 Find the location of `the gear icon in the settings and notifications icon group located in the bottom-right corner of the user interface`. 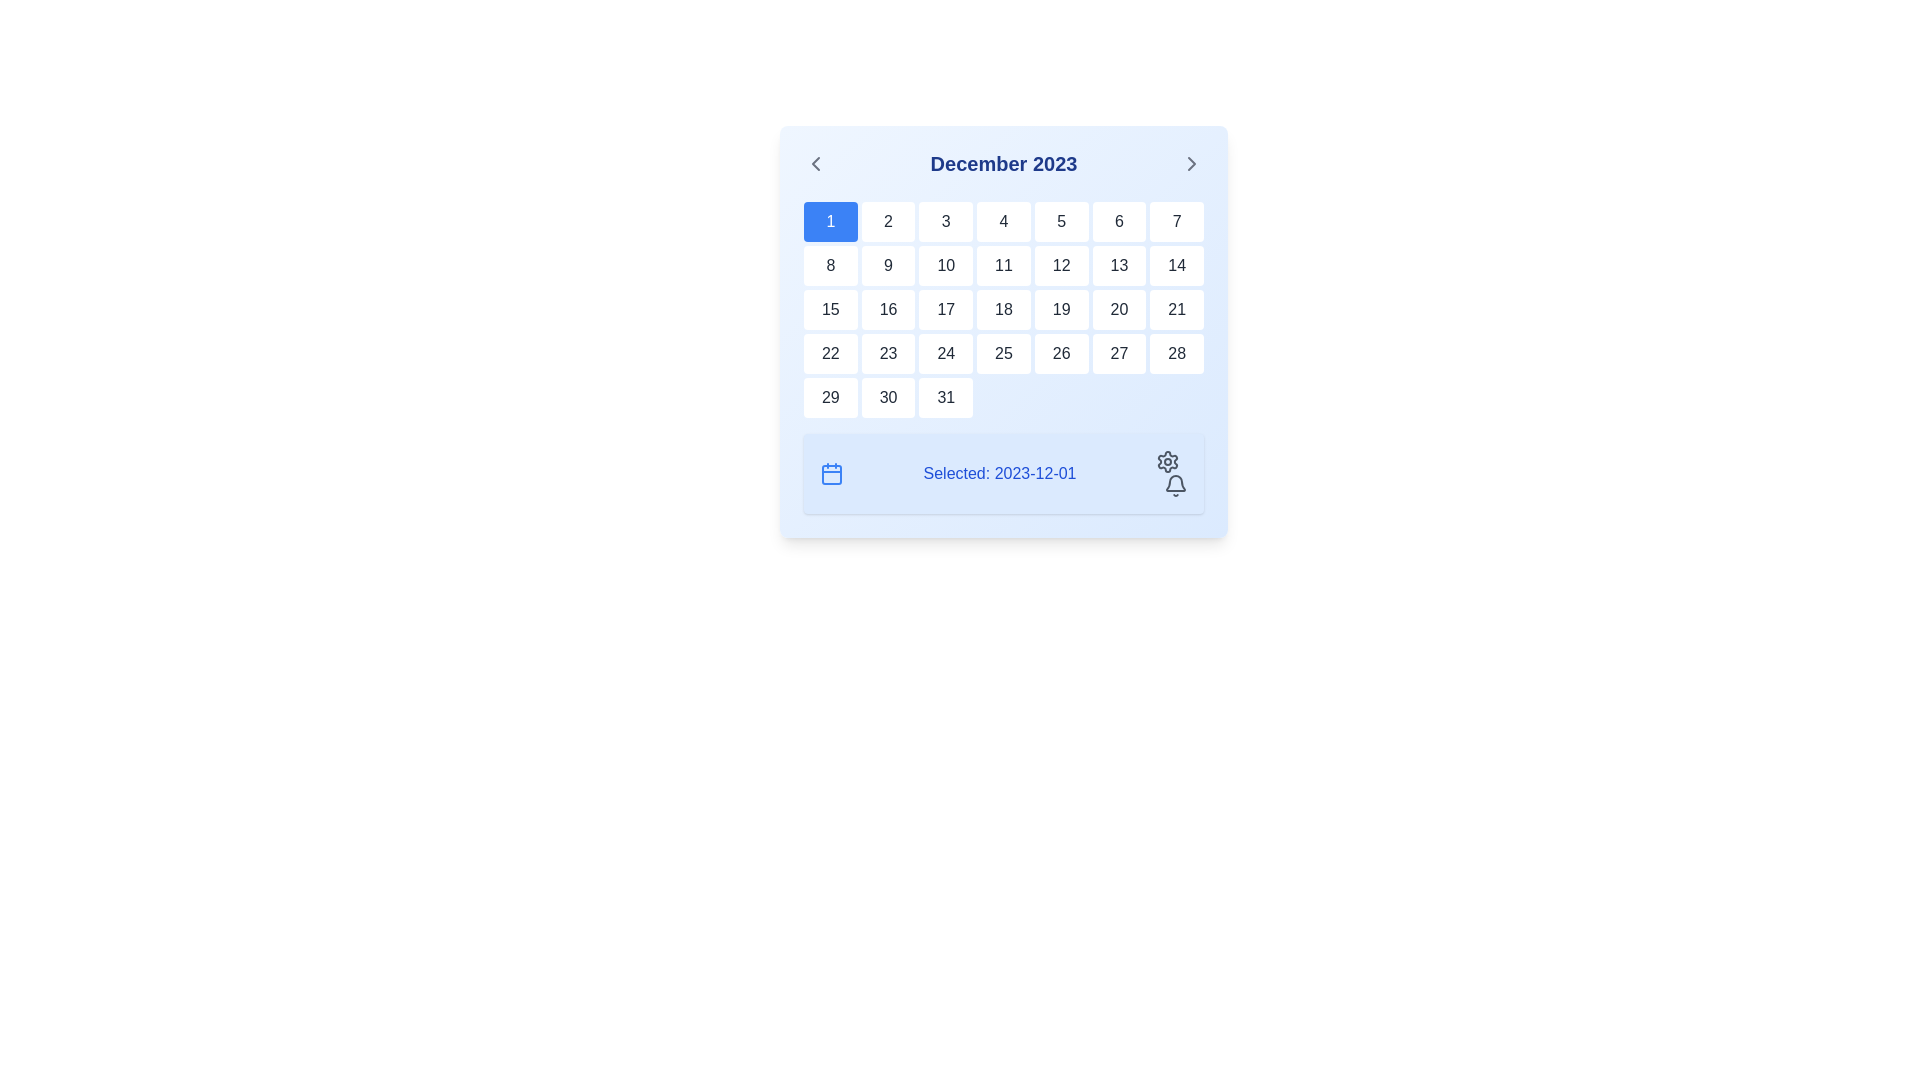

the gear icon in the settings and notifications icon group located in the bottom-right corner of the user interface is located at coordinates (1171, 474).